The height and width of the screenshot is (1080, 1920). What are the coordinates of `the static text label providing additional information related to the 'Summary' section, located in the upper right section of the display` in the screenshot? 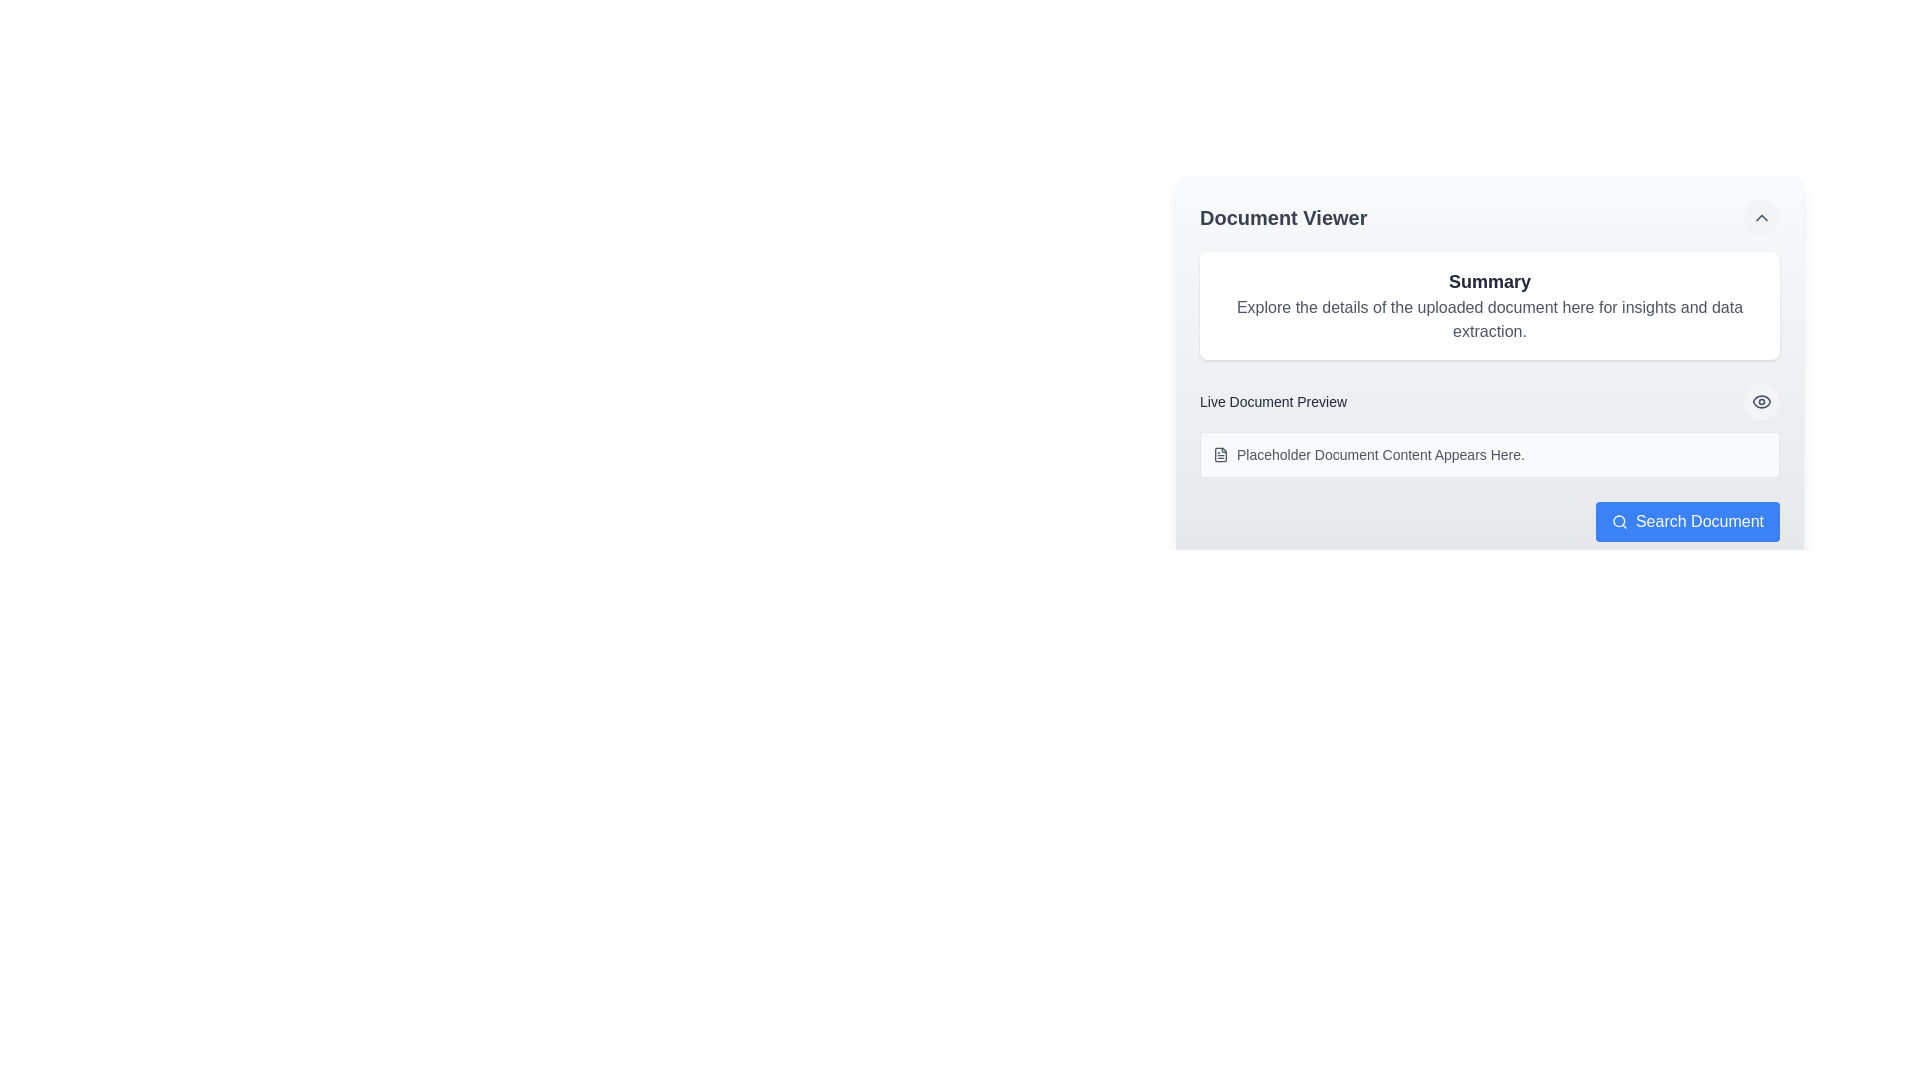 It's located at (1489, 319).